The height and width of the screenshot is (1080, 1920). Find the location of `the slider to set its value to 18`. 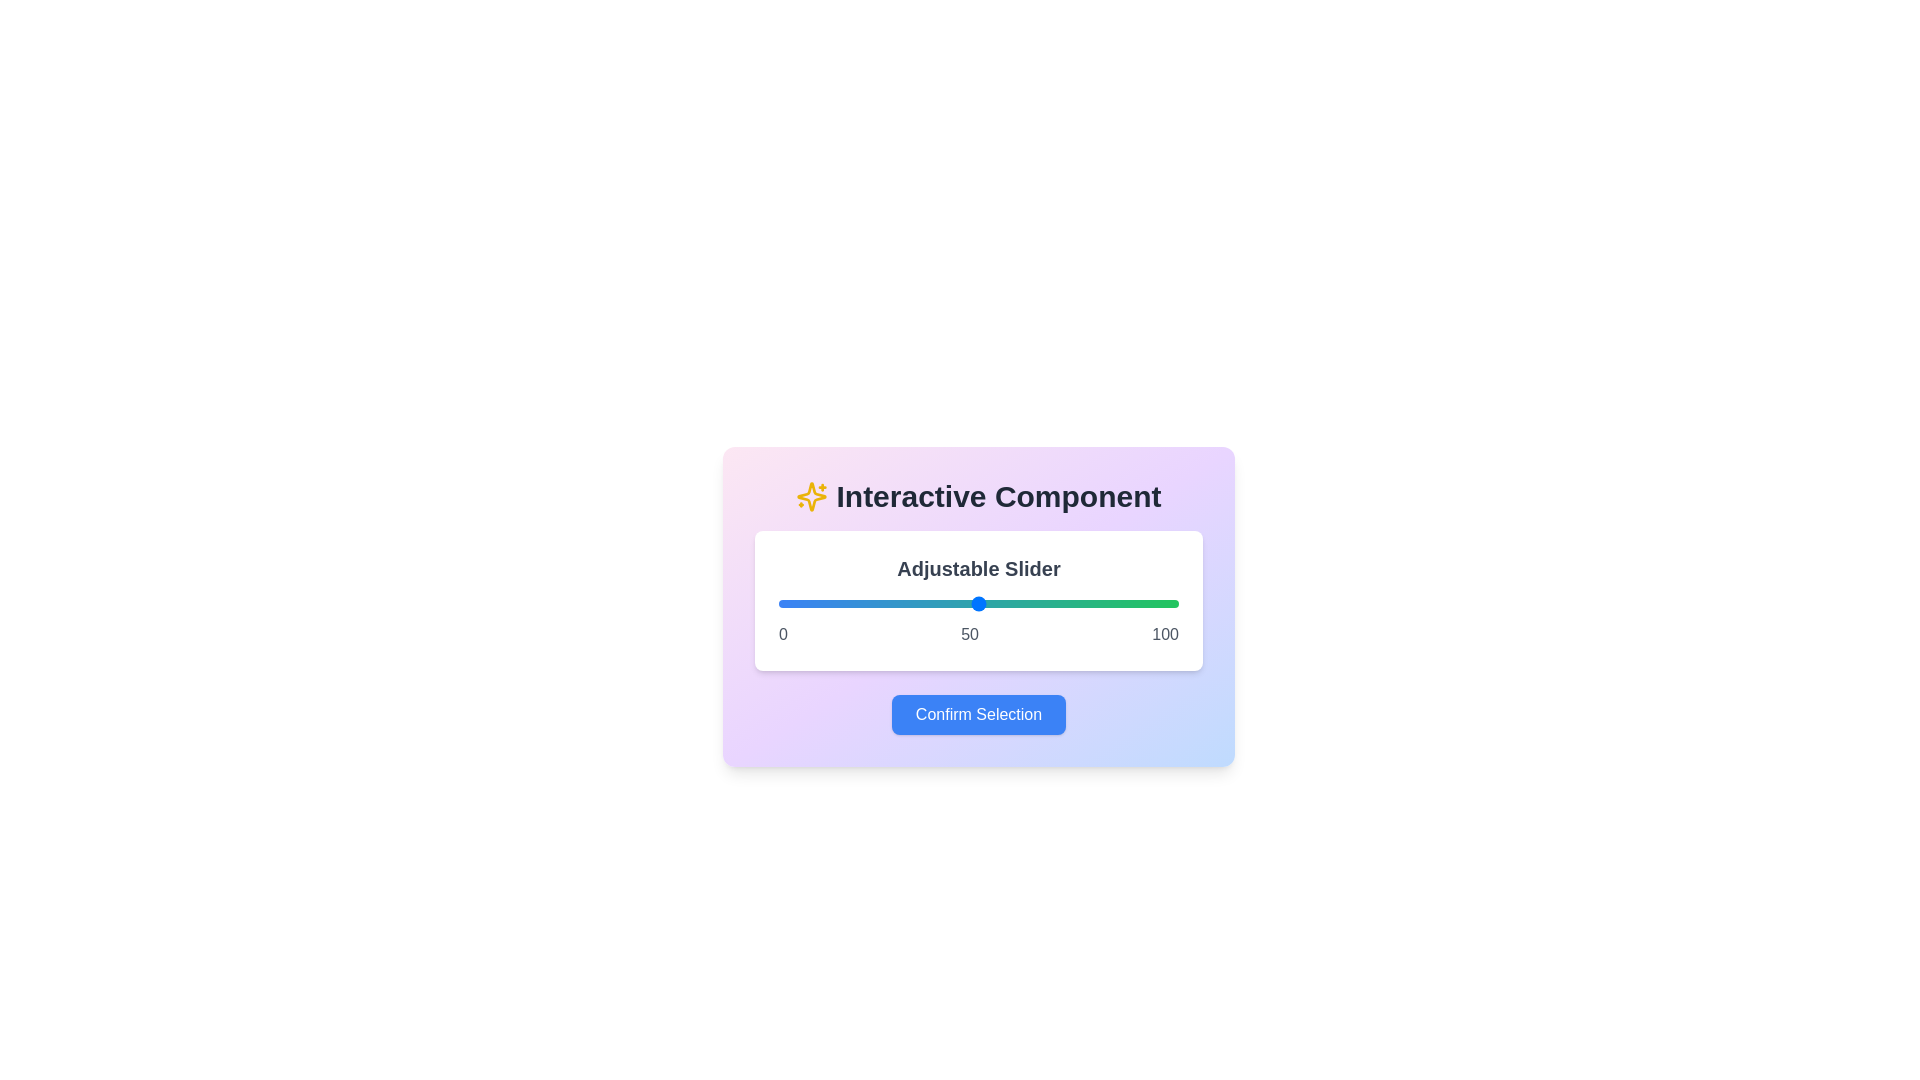

the slider to set its value to 18 is located at coordinates (850, 603).